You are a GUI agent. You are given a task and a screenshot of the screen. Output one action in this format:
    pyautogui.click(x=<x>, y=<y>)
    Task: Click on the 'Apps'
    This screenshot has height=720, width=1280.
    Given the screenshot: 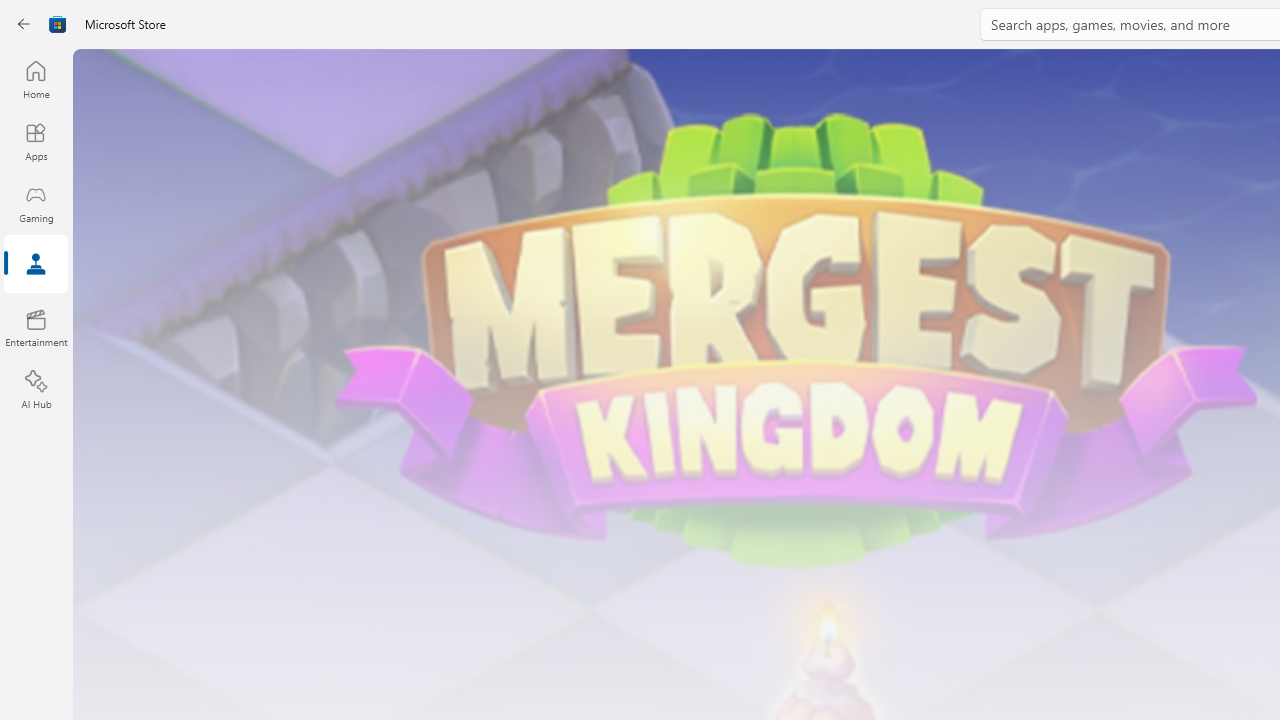 What is the action you would take?
    pyautogui.click(x=35, y=140)
    